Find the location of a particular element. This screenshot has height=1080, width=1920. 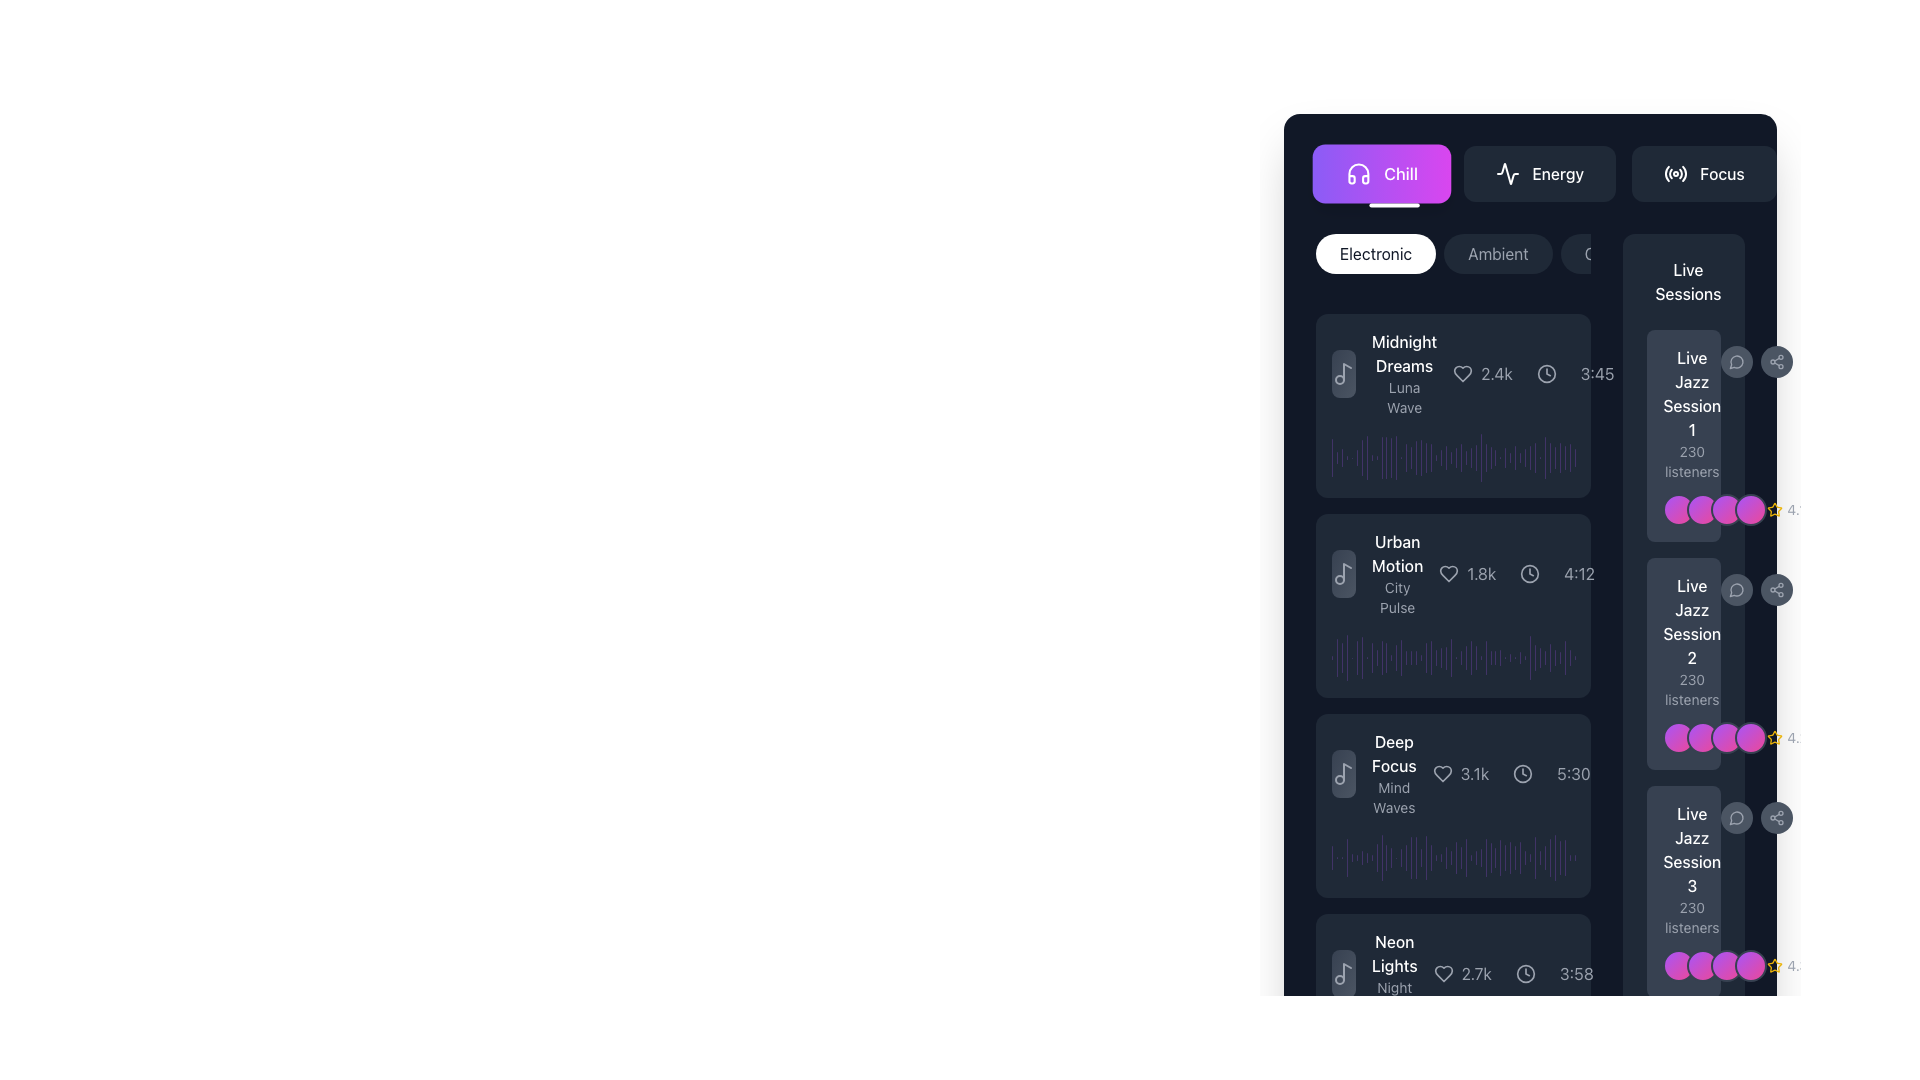

the text label displaying 'Live, Jazz, Session 3' located in the rightmost column of the interface, within the 'Live Sessions' section is located at coordinates (1691, 849).